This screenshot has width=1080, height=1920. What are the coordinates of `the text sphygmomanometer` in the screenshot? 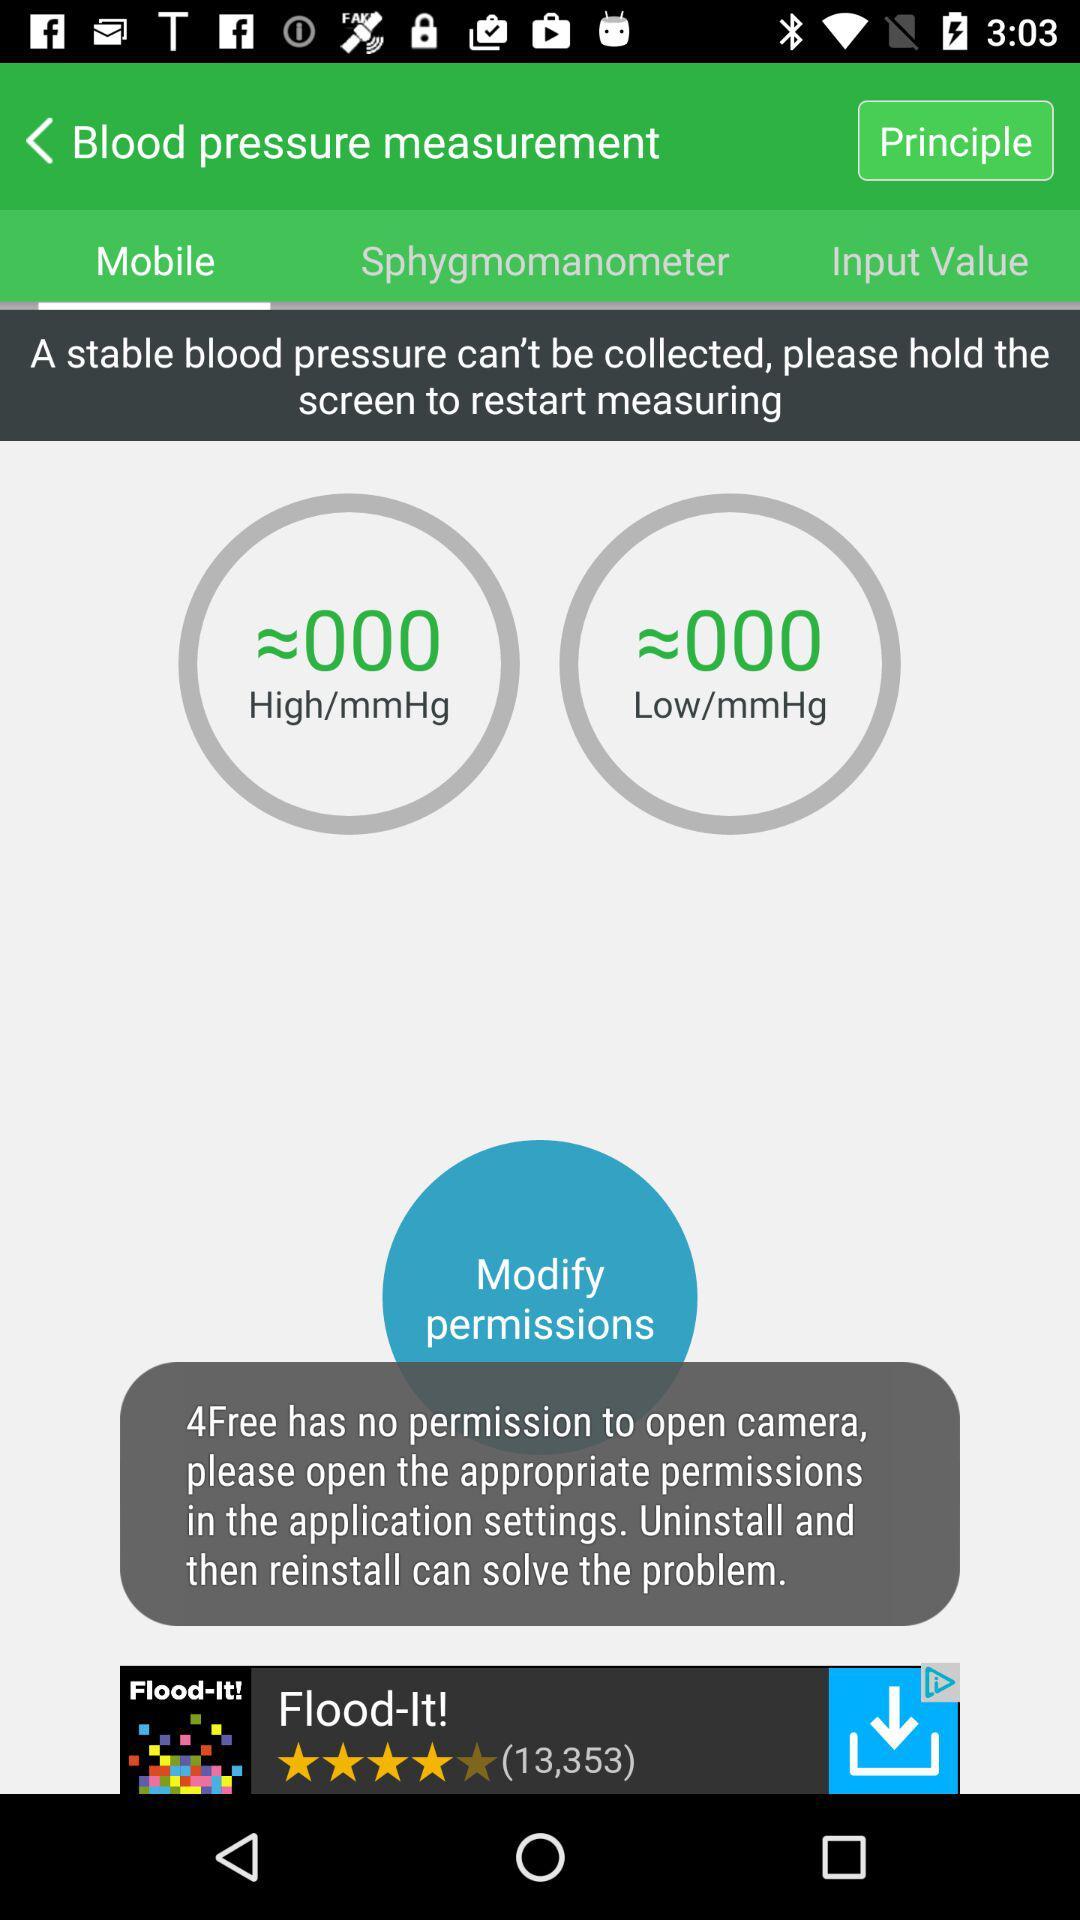 It's located at (546, 258).